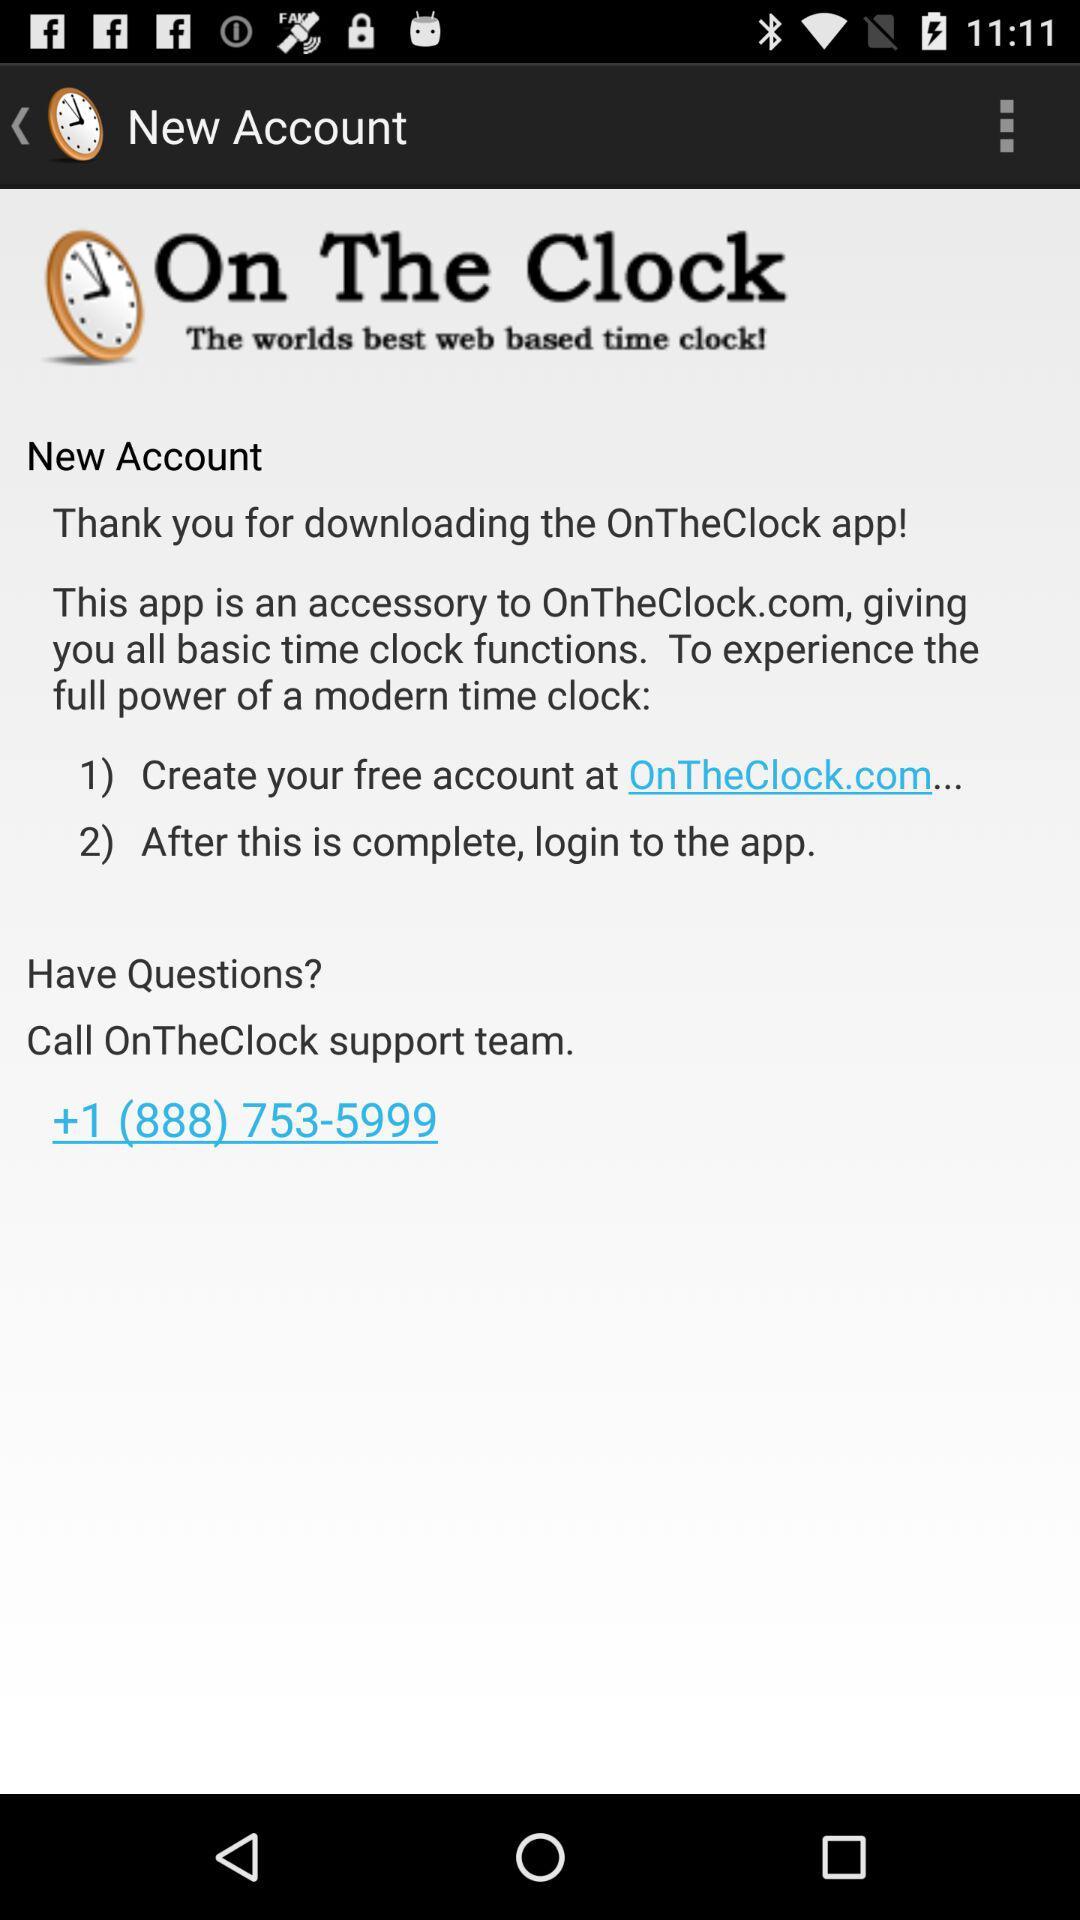 Image resolution: width=1080 pixels, height=1920 pixels. I want to click on the call ontheclock support, so click(300, 1039).